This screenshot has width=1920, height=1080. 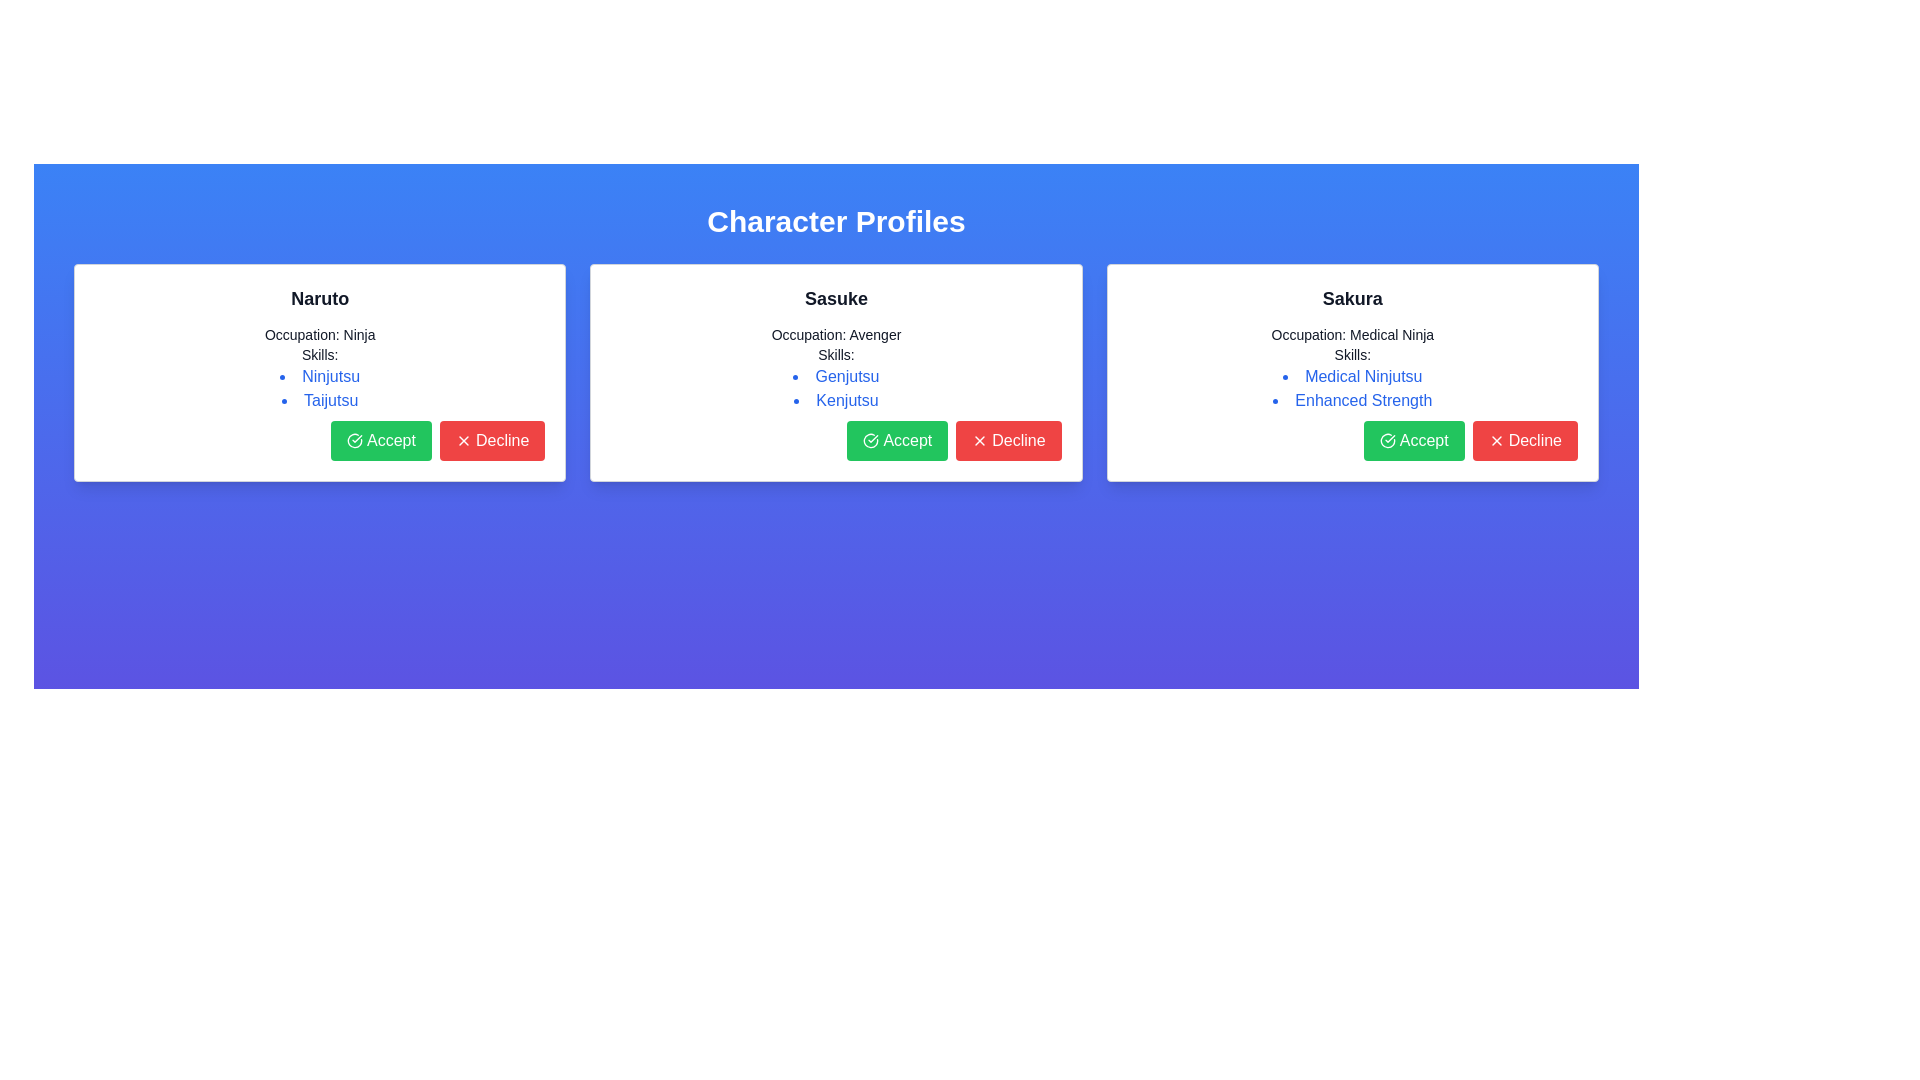 What do you see at coordinates (320, 377) in the screenshot?
I see `the first skill label for the character 'Naruto' in the leftmost profile card, which is positioned above 'Taijutsu'` at bounding box center [320, 377].